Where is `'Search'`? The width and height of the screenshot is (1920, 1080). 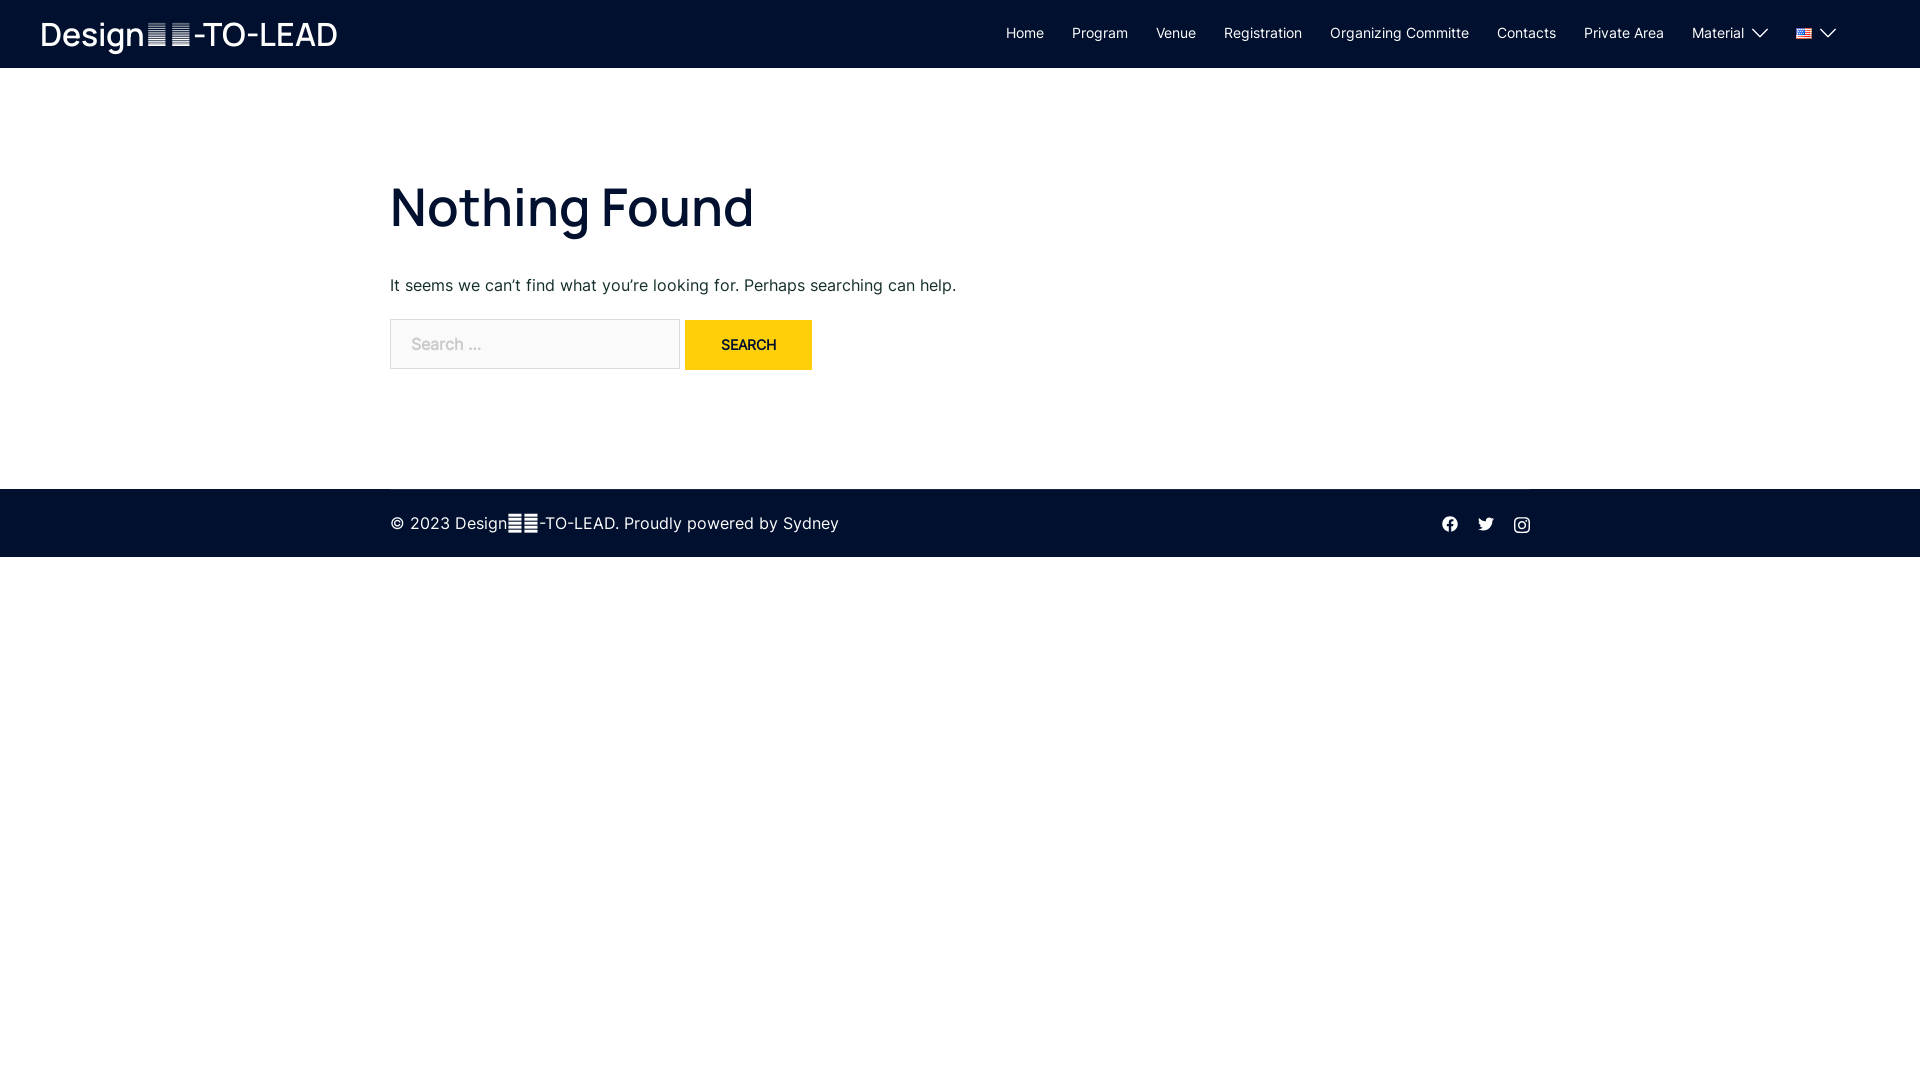 'Search' is located at coordinates (685, 343).